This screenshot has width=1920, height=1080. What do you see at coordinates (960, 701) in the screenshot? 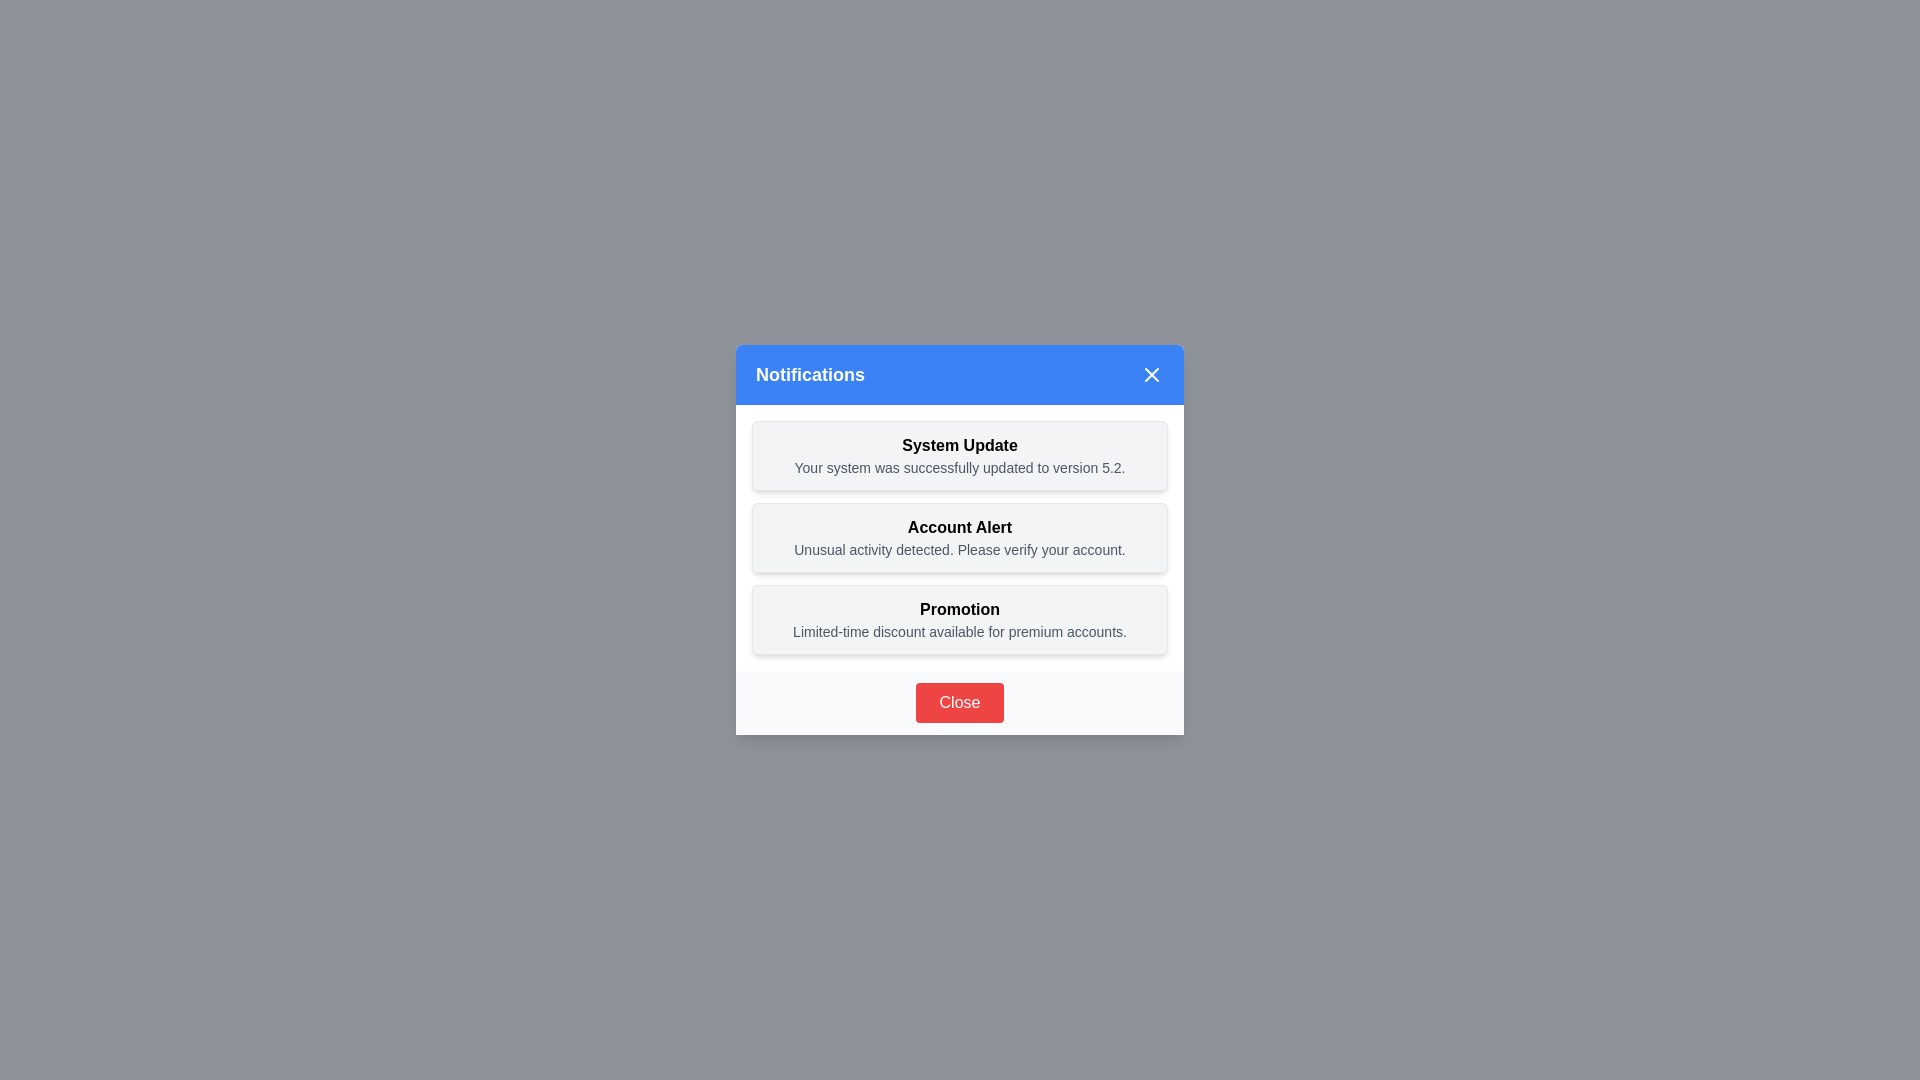
I see `the red 'Close' button with white text at the bottom of the 'Notifications' modal` at bounding box center [960, 701].